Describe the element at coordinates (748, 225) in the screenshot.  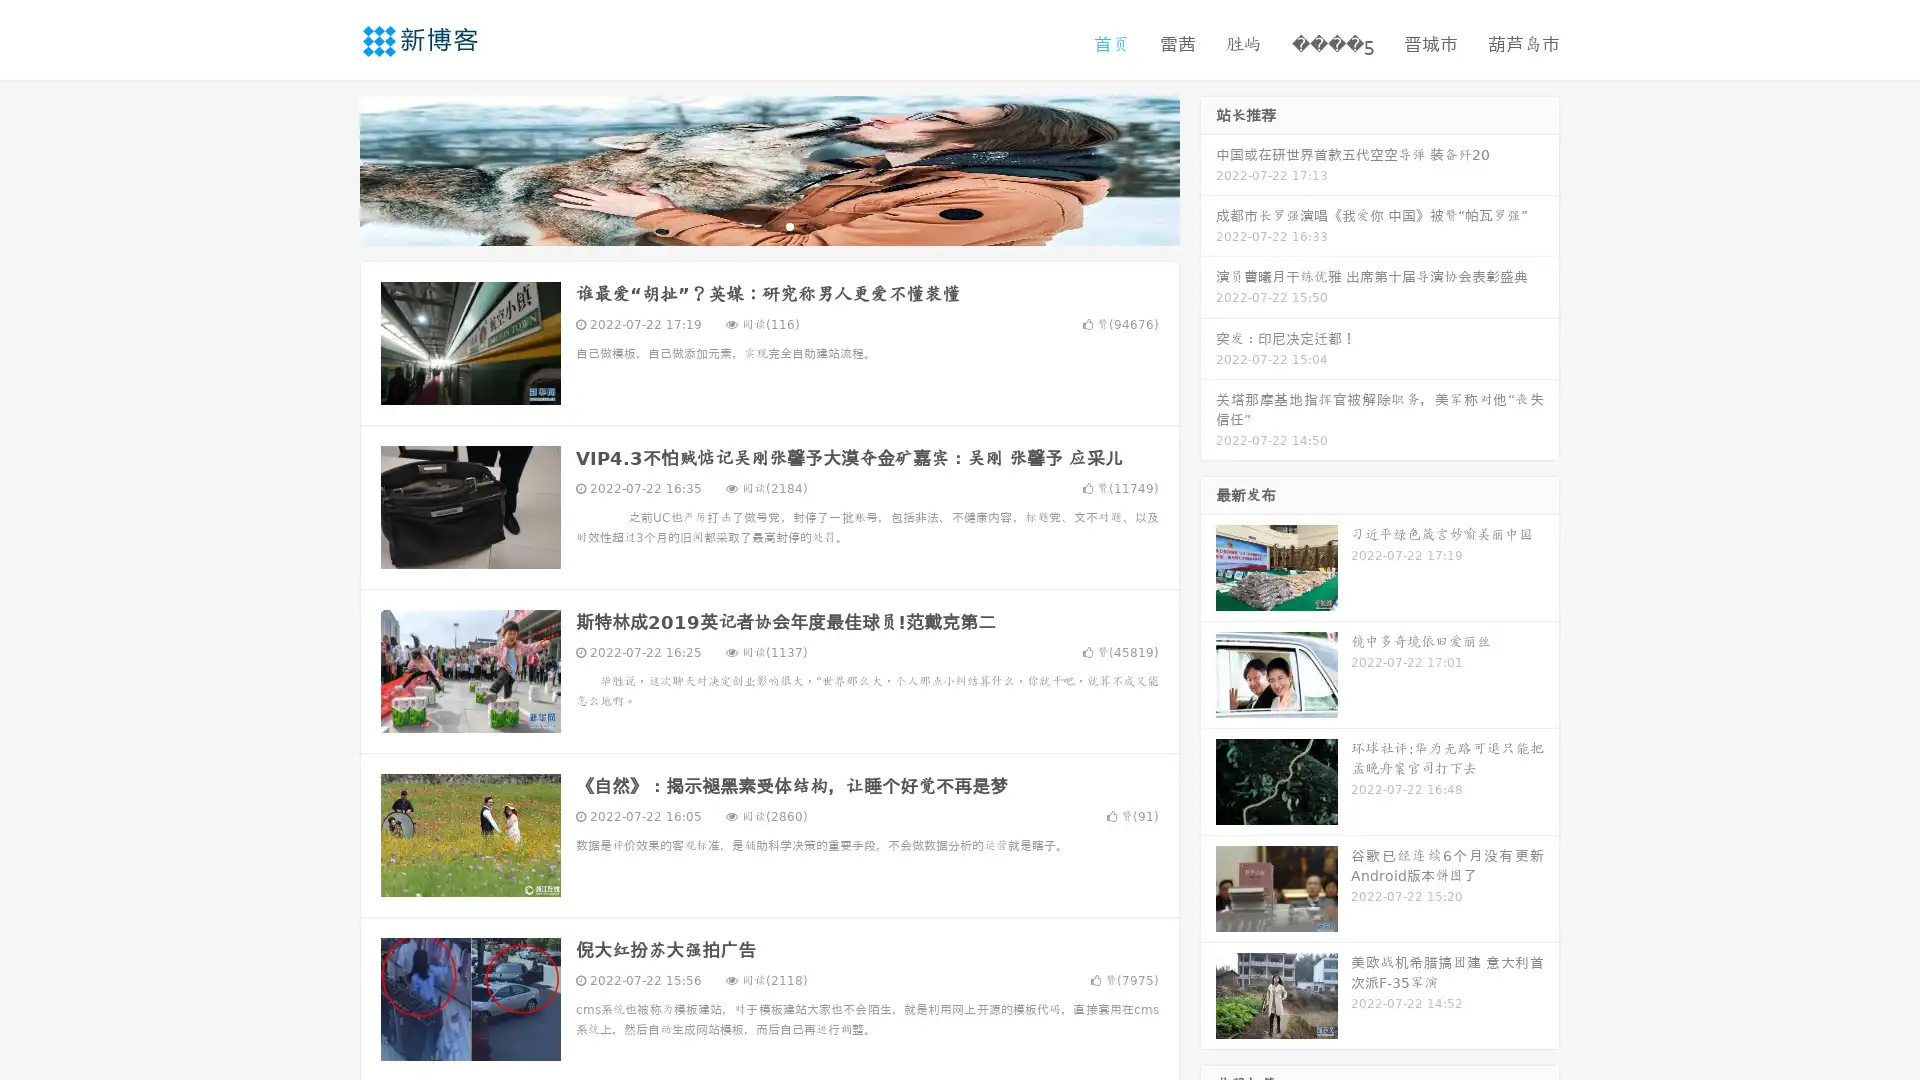
I see `Go to slide 1` at that location.